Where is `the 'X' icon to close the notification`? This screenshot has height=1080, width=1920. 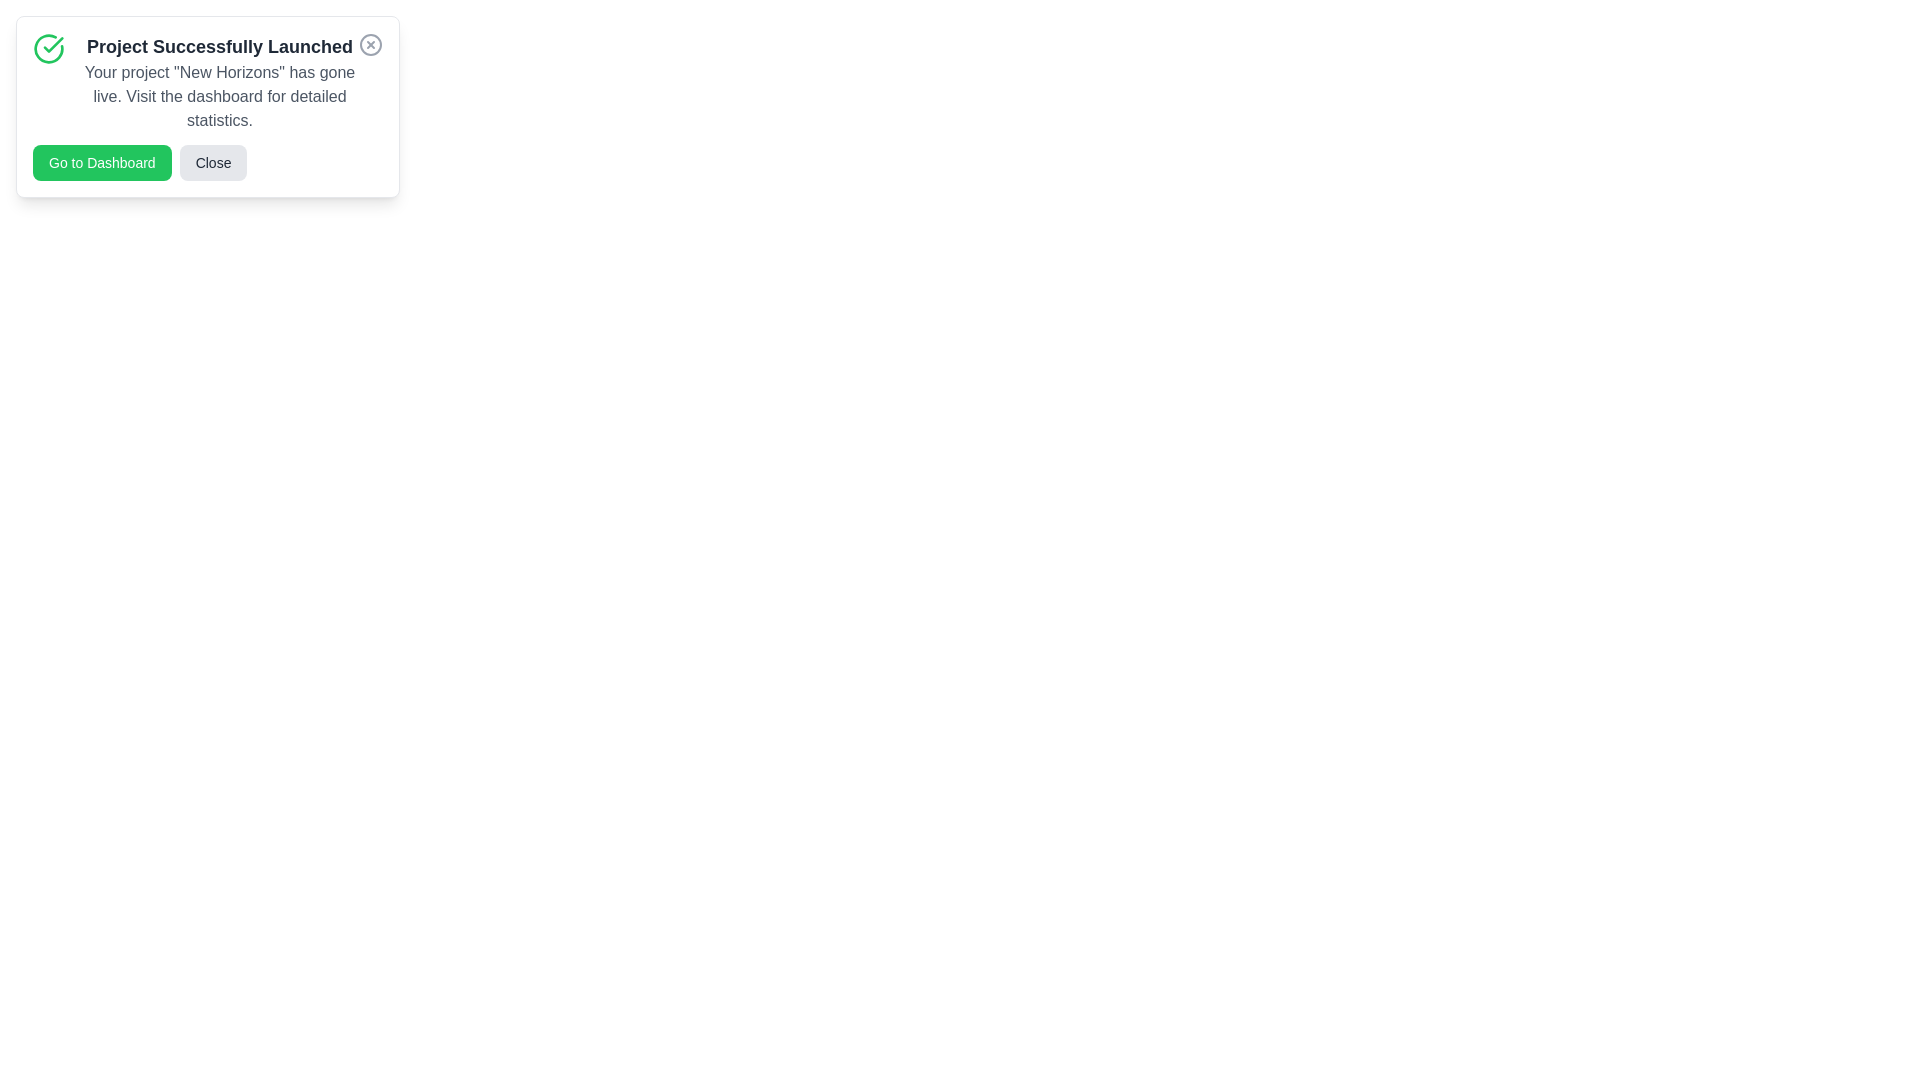 the 'X' icon to close the notification is located at coordinates (370, 45).